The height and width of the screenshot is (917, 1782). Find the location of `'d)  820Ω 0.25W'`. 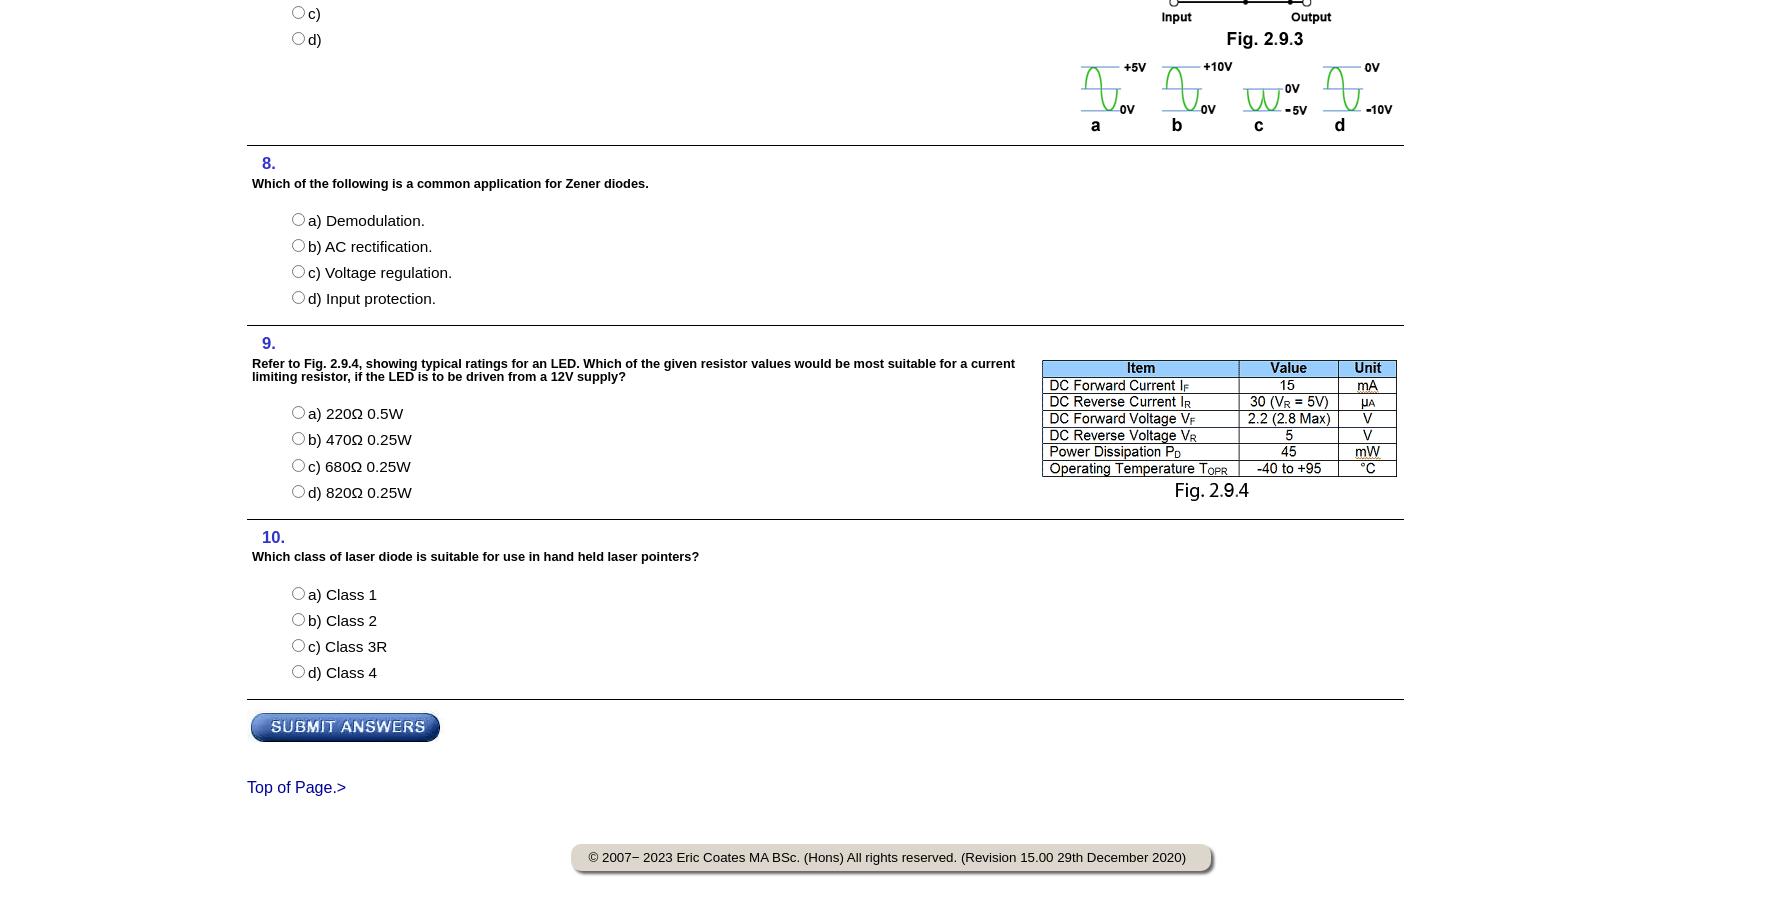

'd)  820Ω 0.25W' is located at coordinates (306, 490).